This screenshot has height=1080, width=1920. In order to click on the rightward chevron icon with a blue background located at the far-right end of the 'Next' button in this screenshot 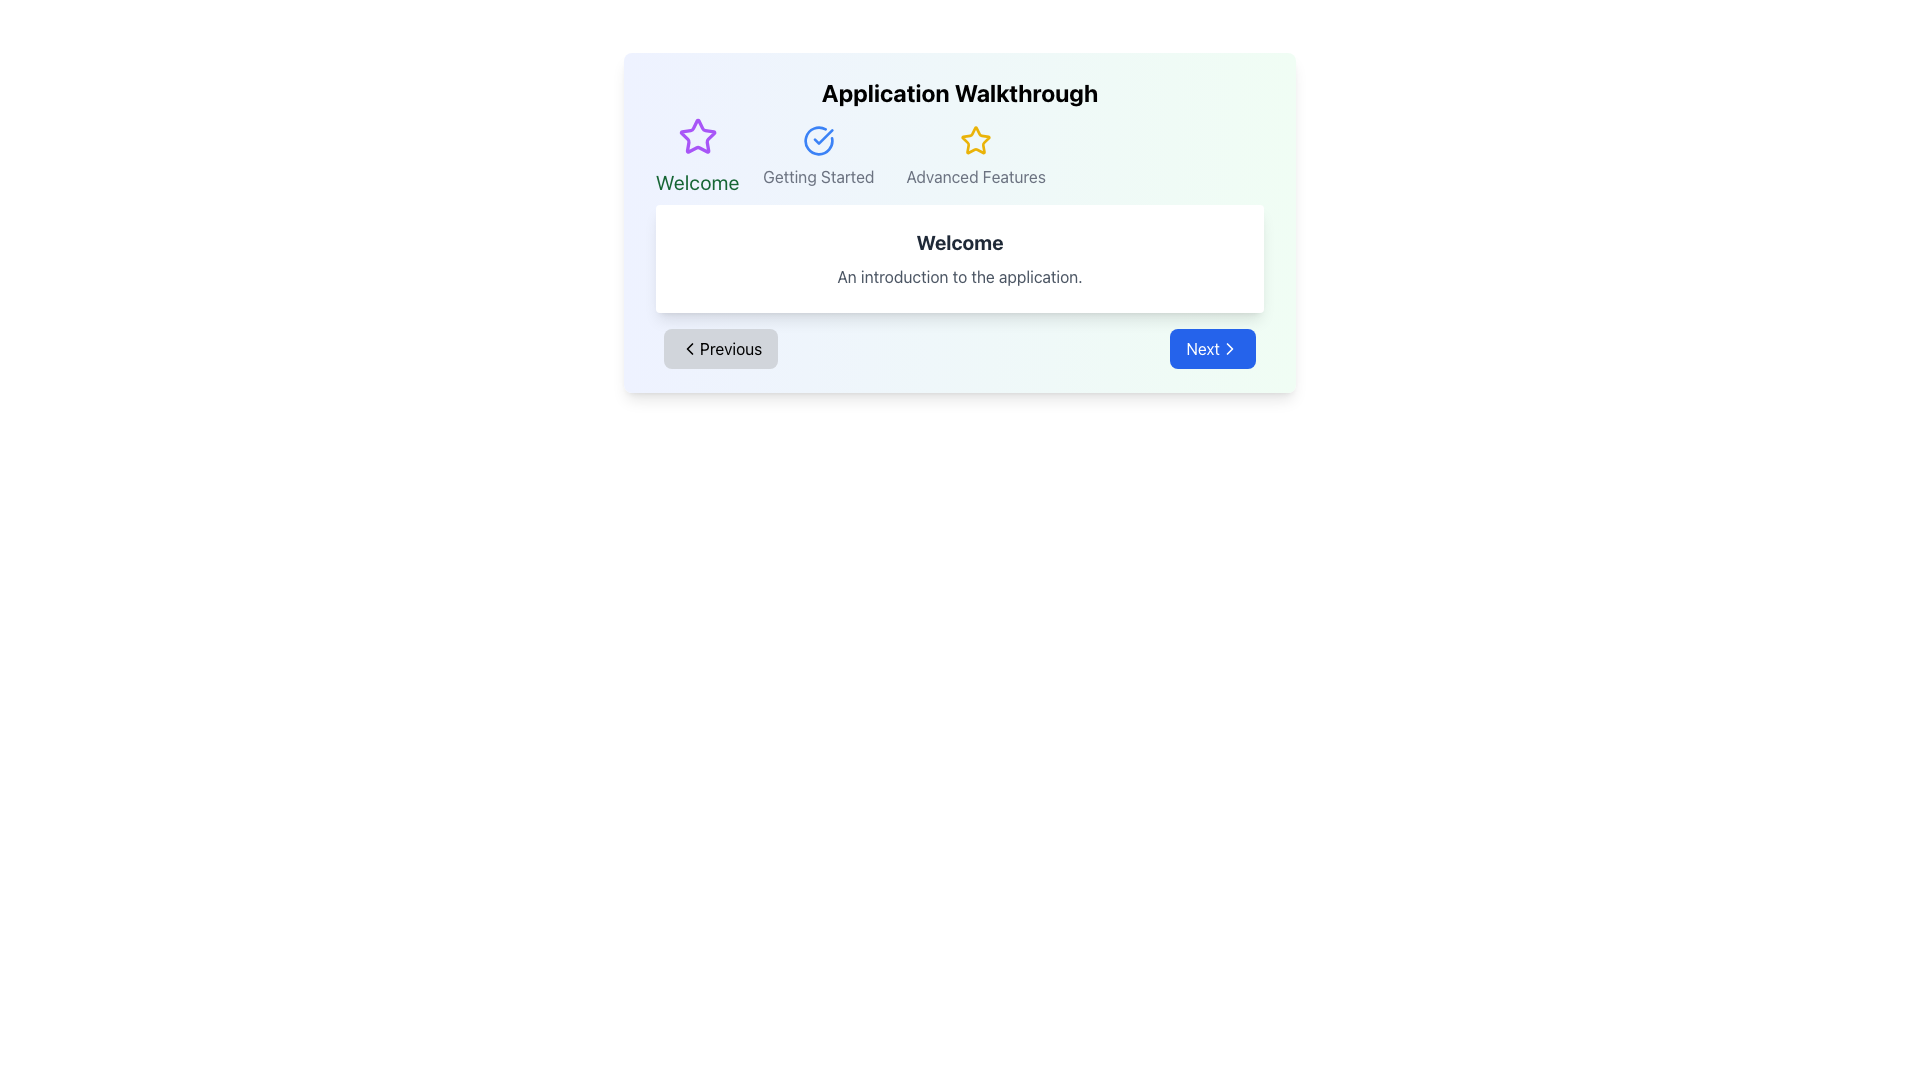, I will do `click(1228, 347)`.